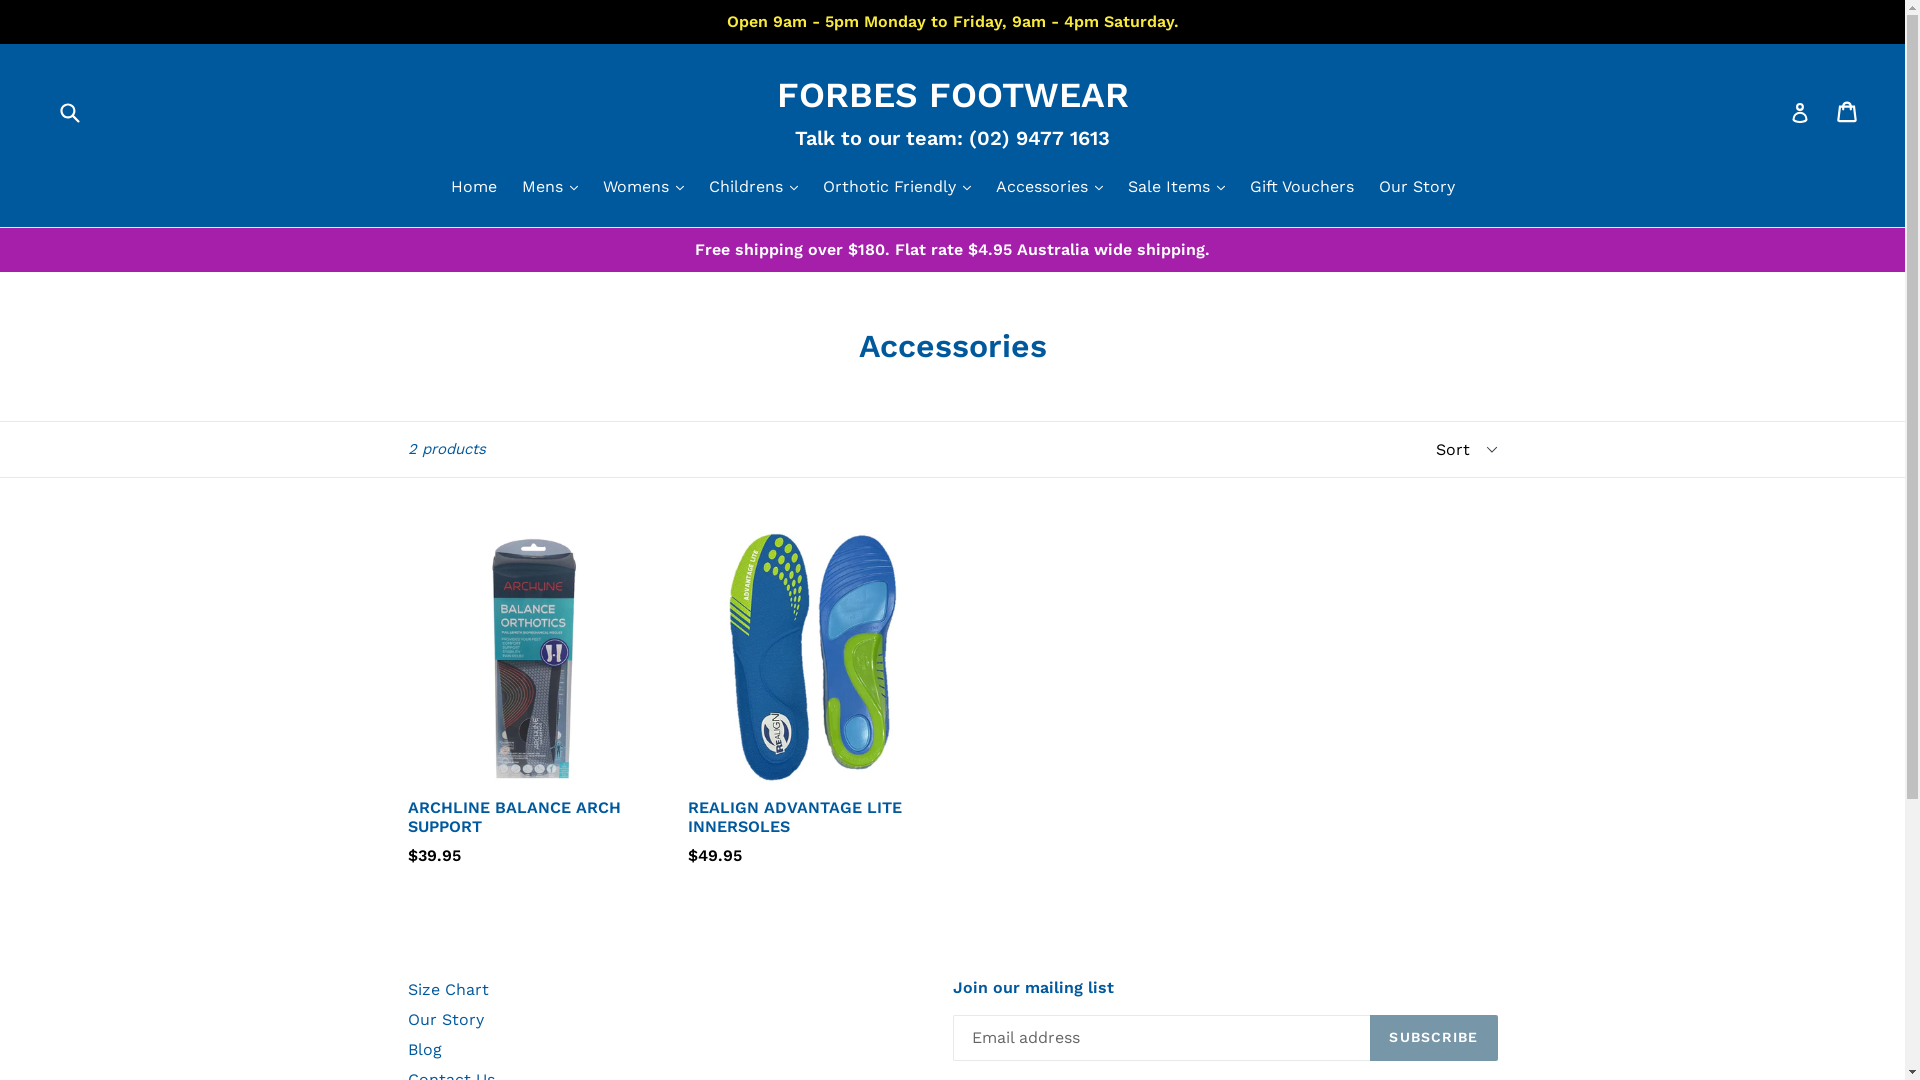 The width and height of the screenshot is (1920, 1080). What do you see at coordinates (812, 699) in the screenshot?
I see `'REALIGN ADVANTAGE LITE INNERSOLES` at bounding box center [812, 699].